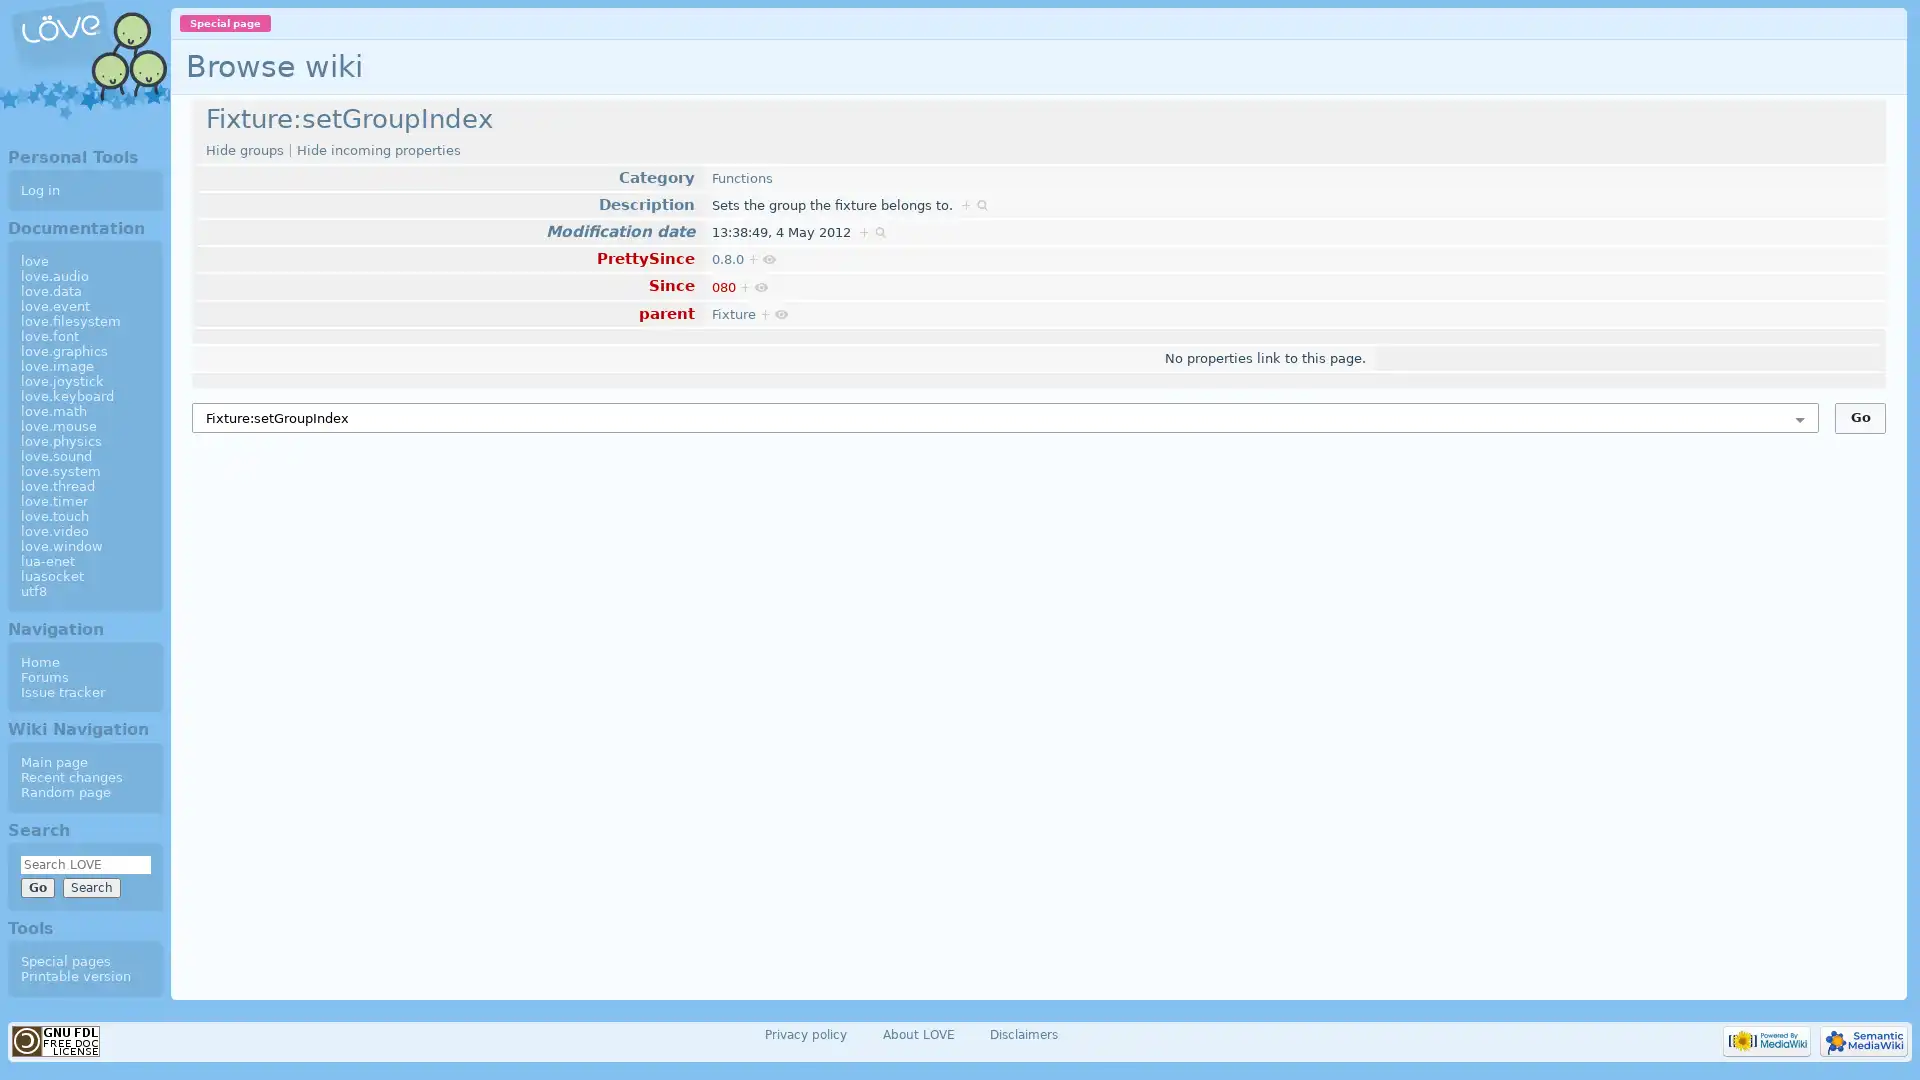  I want to click on Search, so click(90, 886).